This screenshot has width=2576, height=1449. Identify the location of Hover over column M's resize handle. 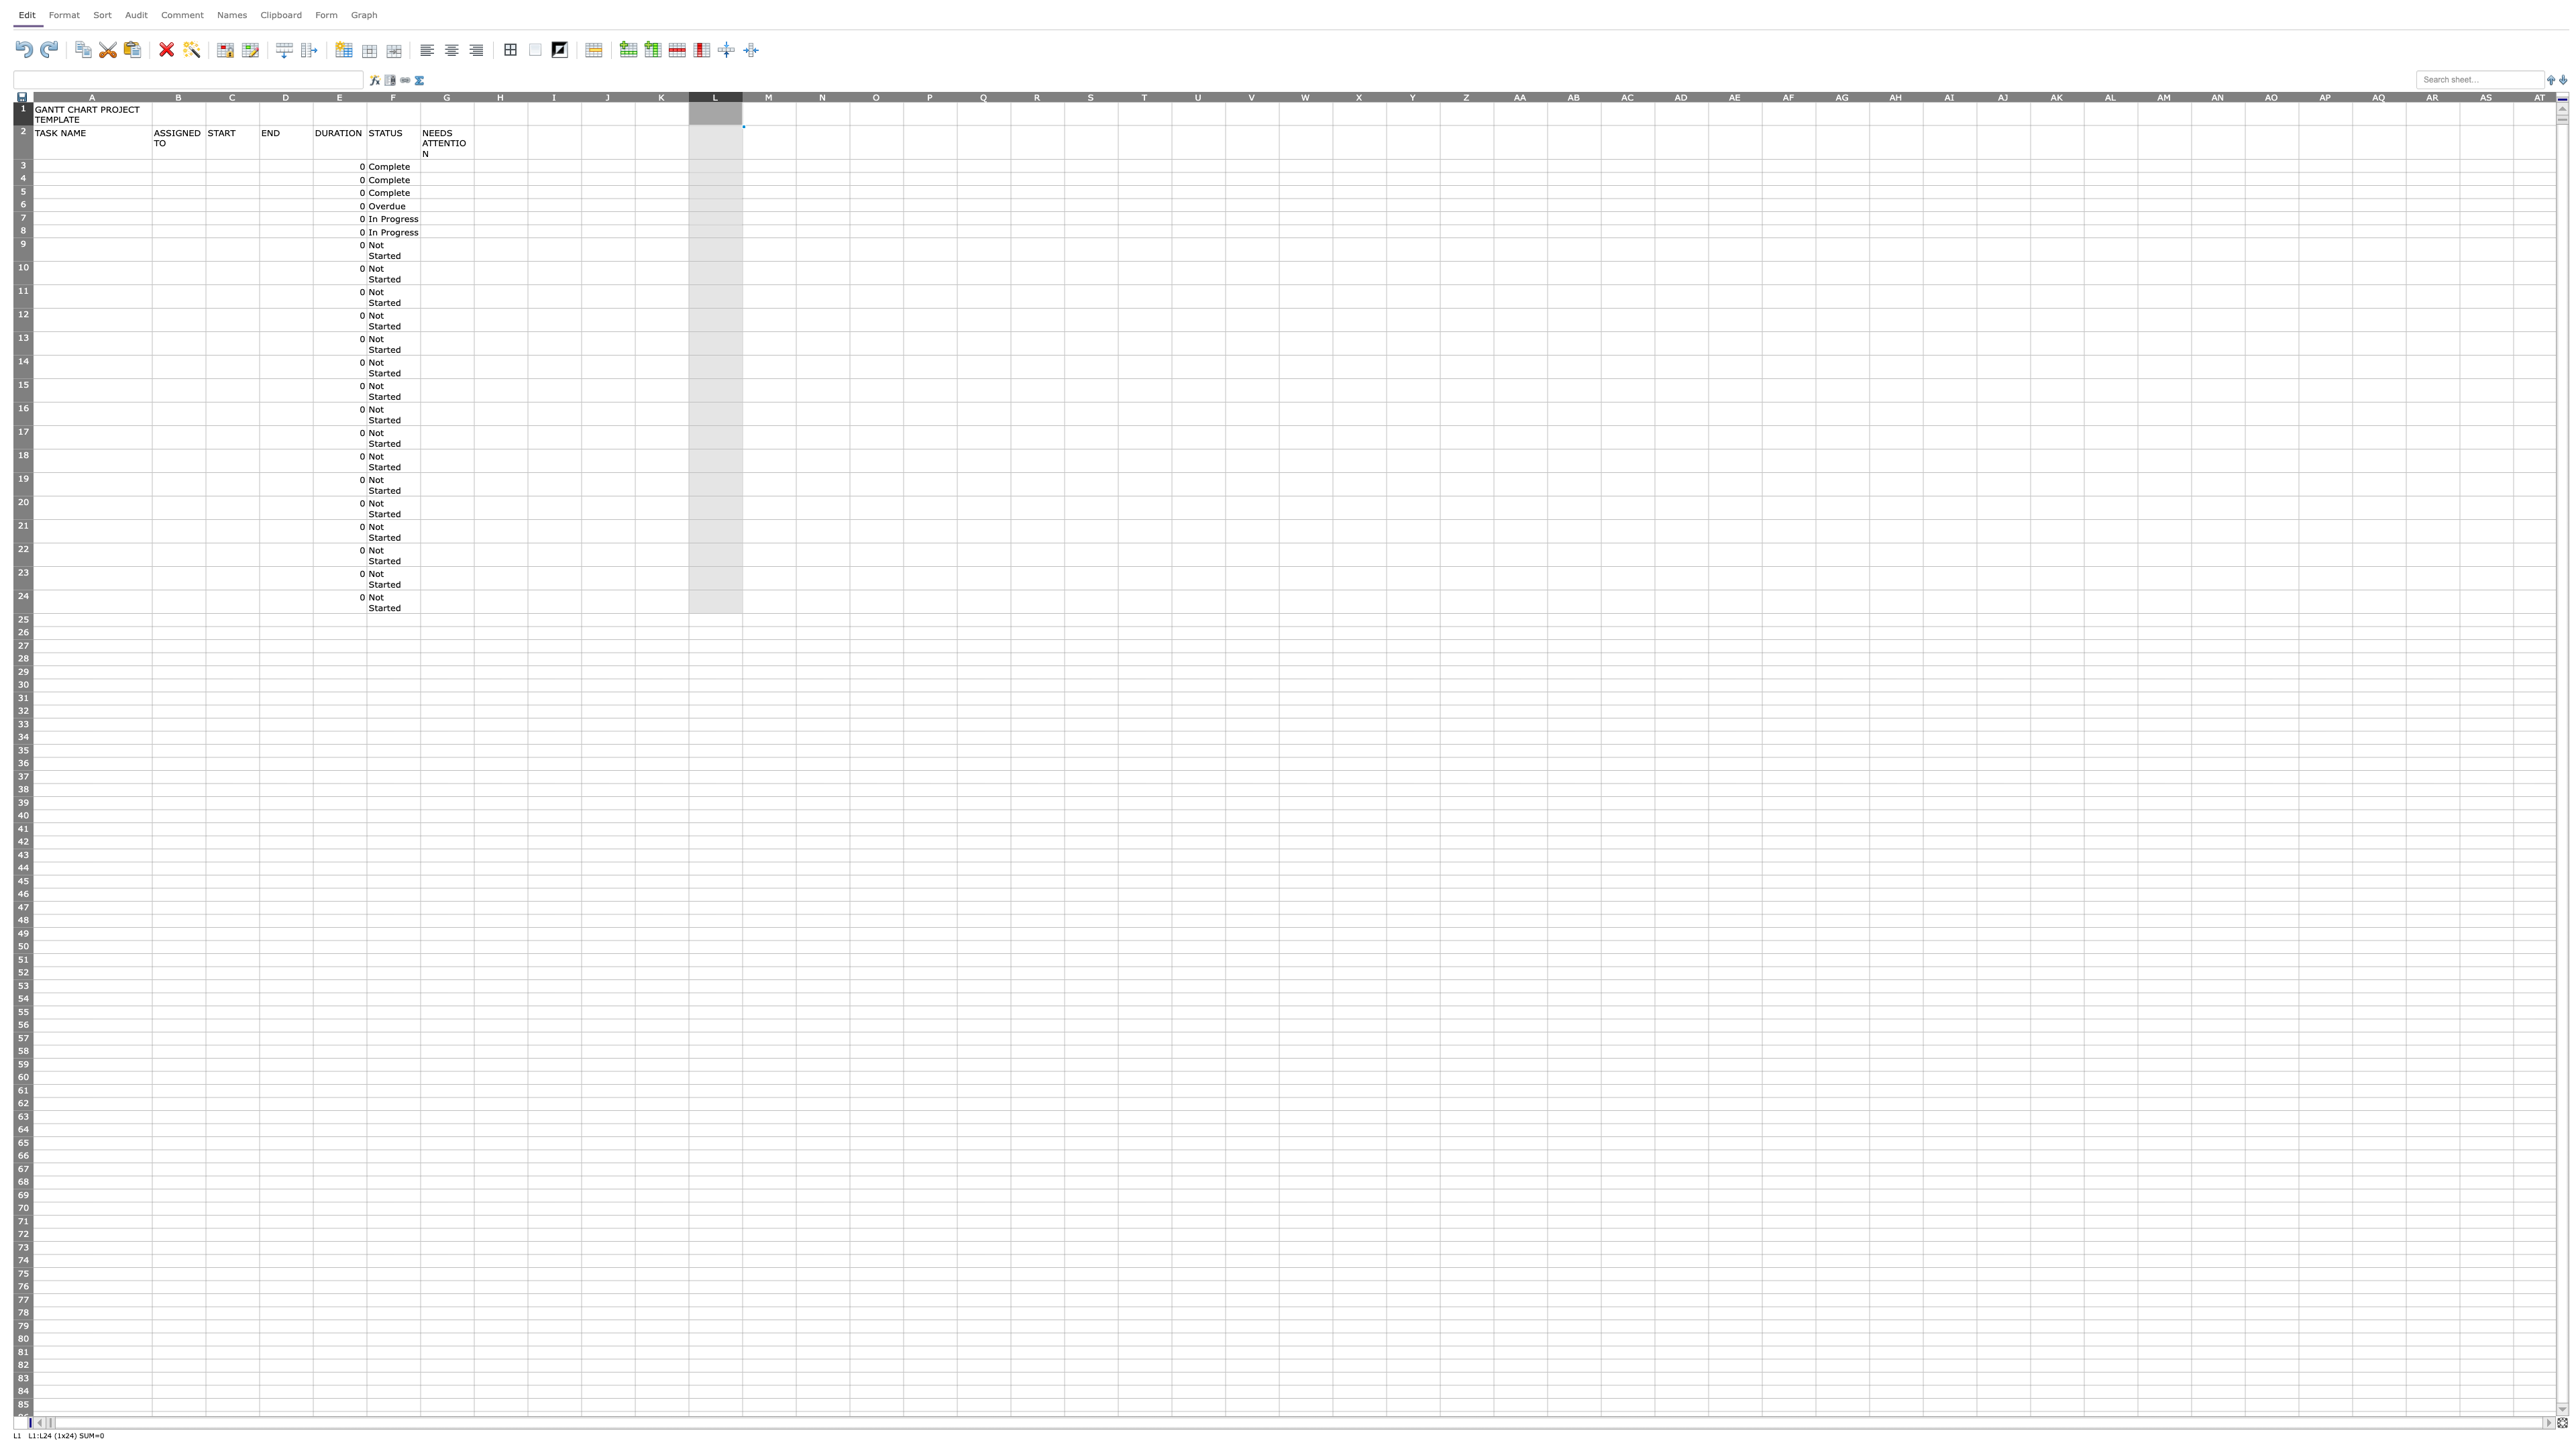
(795, 95).